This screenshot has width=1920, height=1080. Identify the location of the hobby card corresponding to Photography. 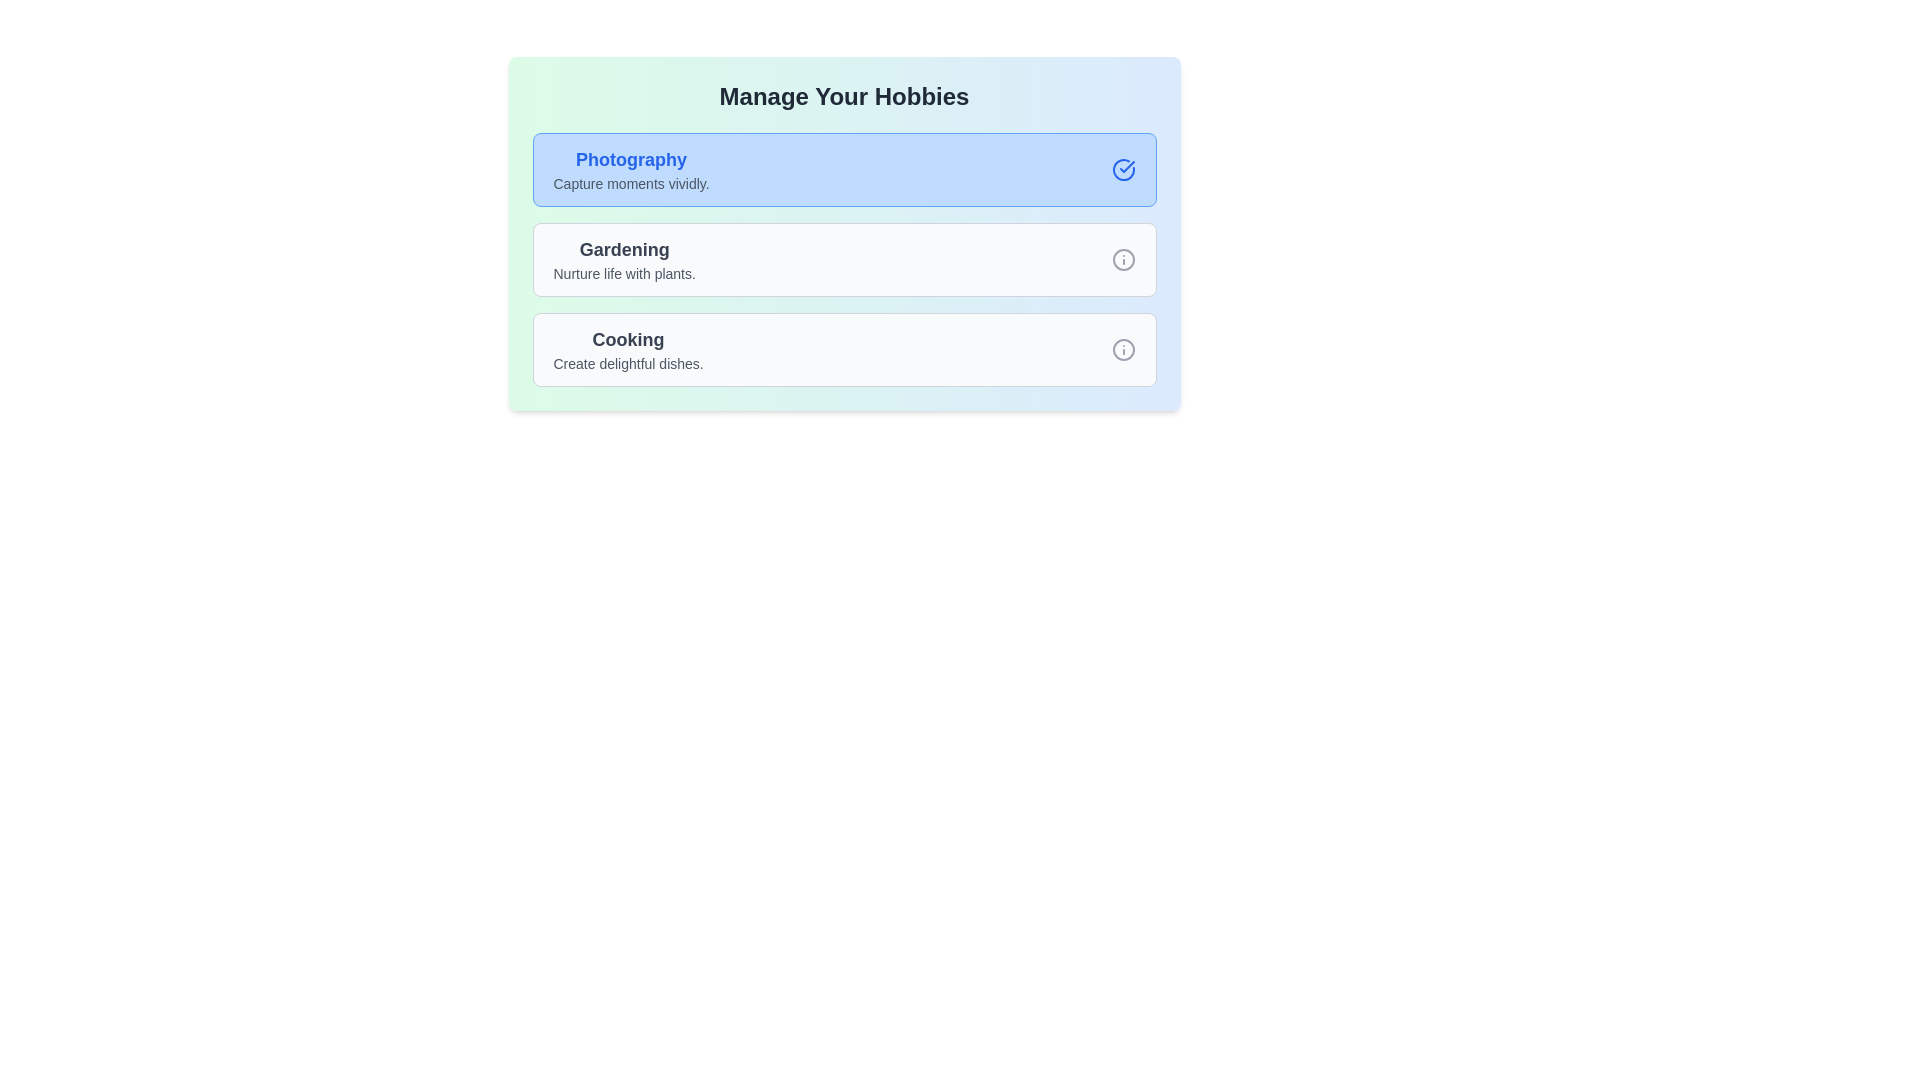
(844, 168).